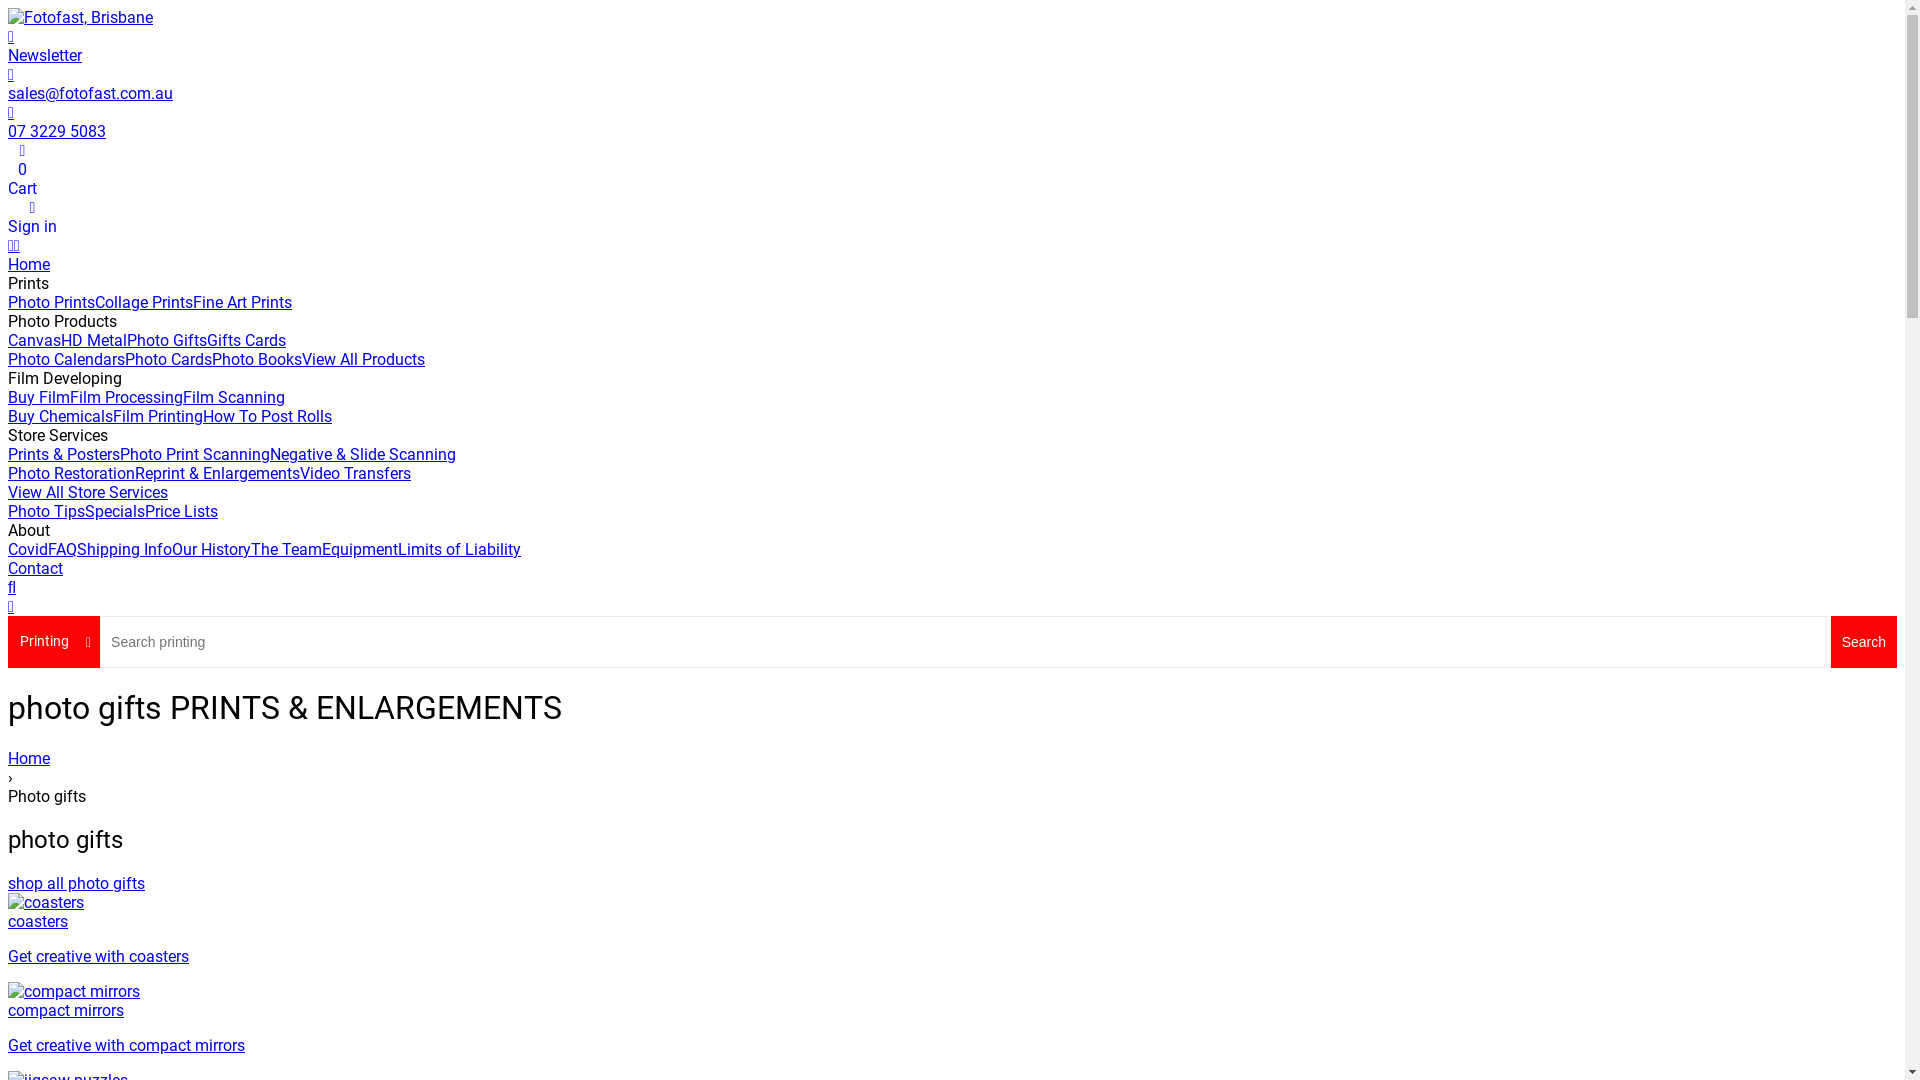  Describe the element at coordinates (157, 415) in the screenshot. I see `'Film Printing'` at that location.